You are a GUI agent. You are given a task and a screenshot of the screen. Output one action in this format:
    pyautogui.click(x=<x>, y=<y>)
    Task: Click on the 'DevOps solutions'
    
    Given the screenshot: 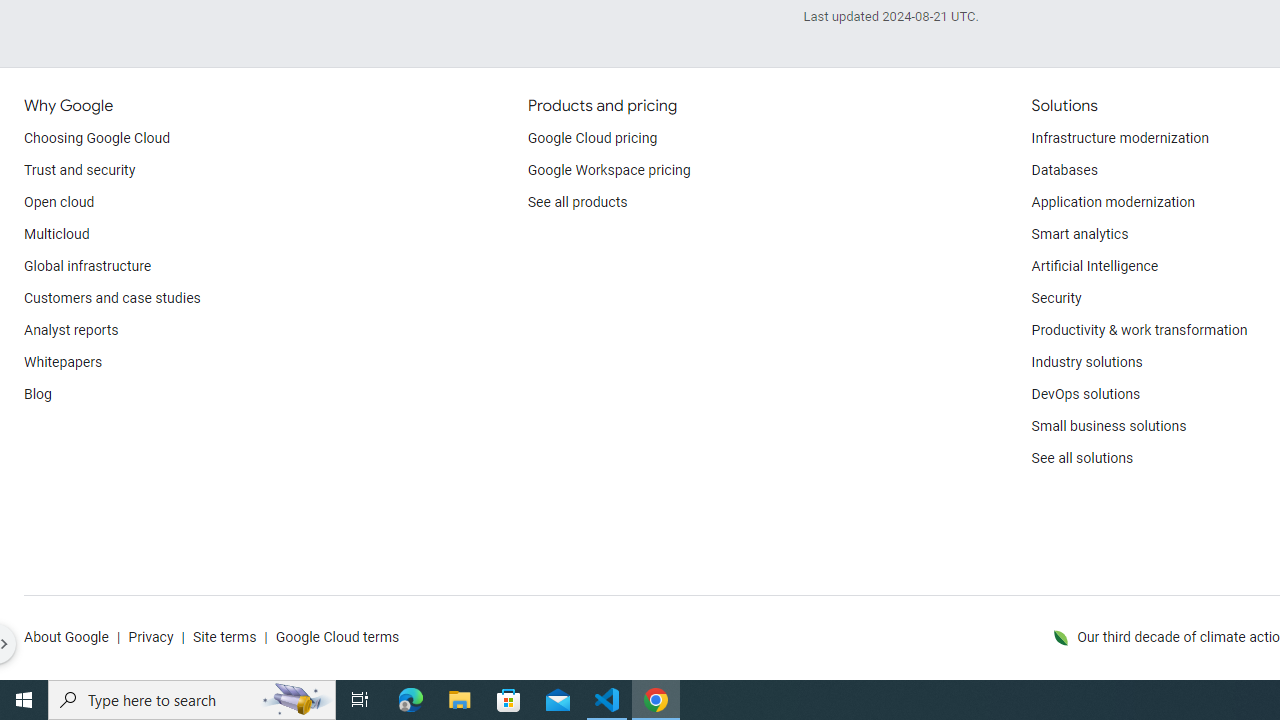 What is the action you would take?
    pyautogui.click(x=1084, y=394)
    